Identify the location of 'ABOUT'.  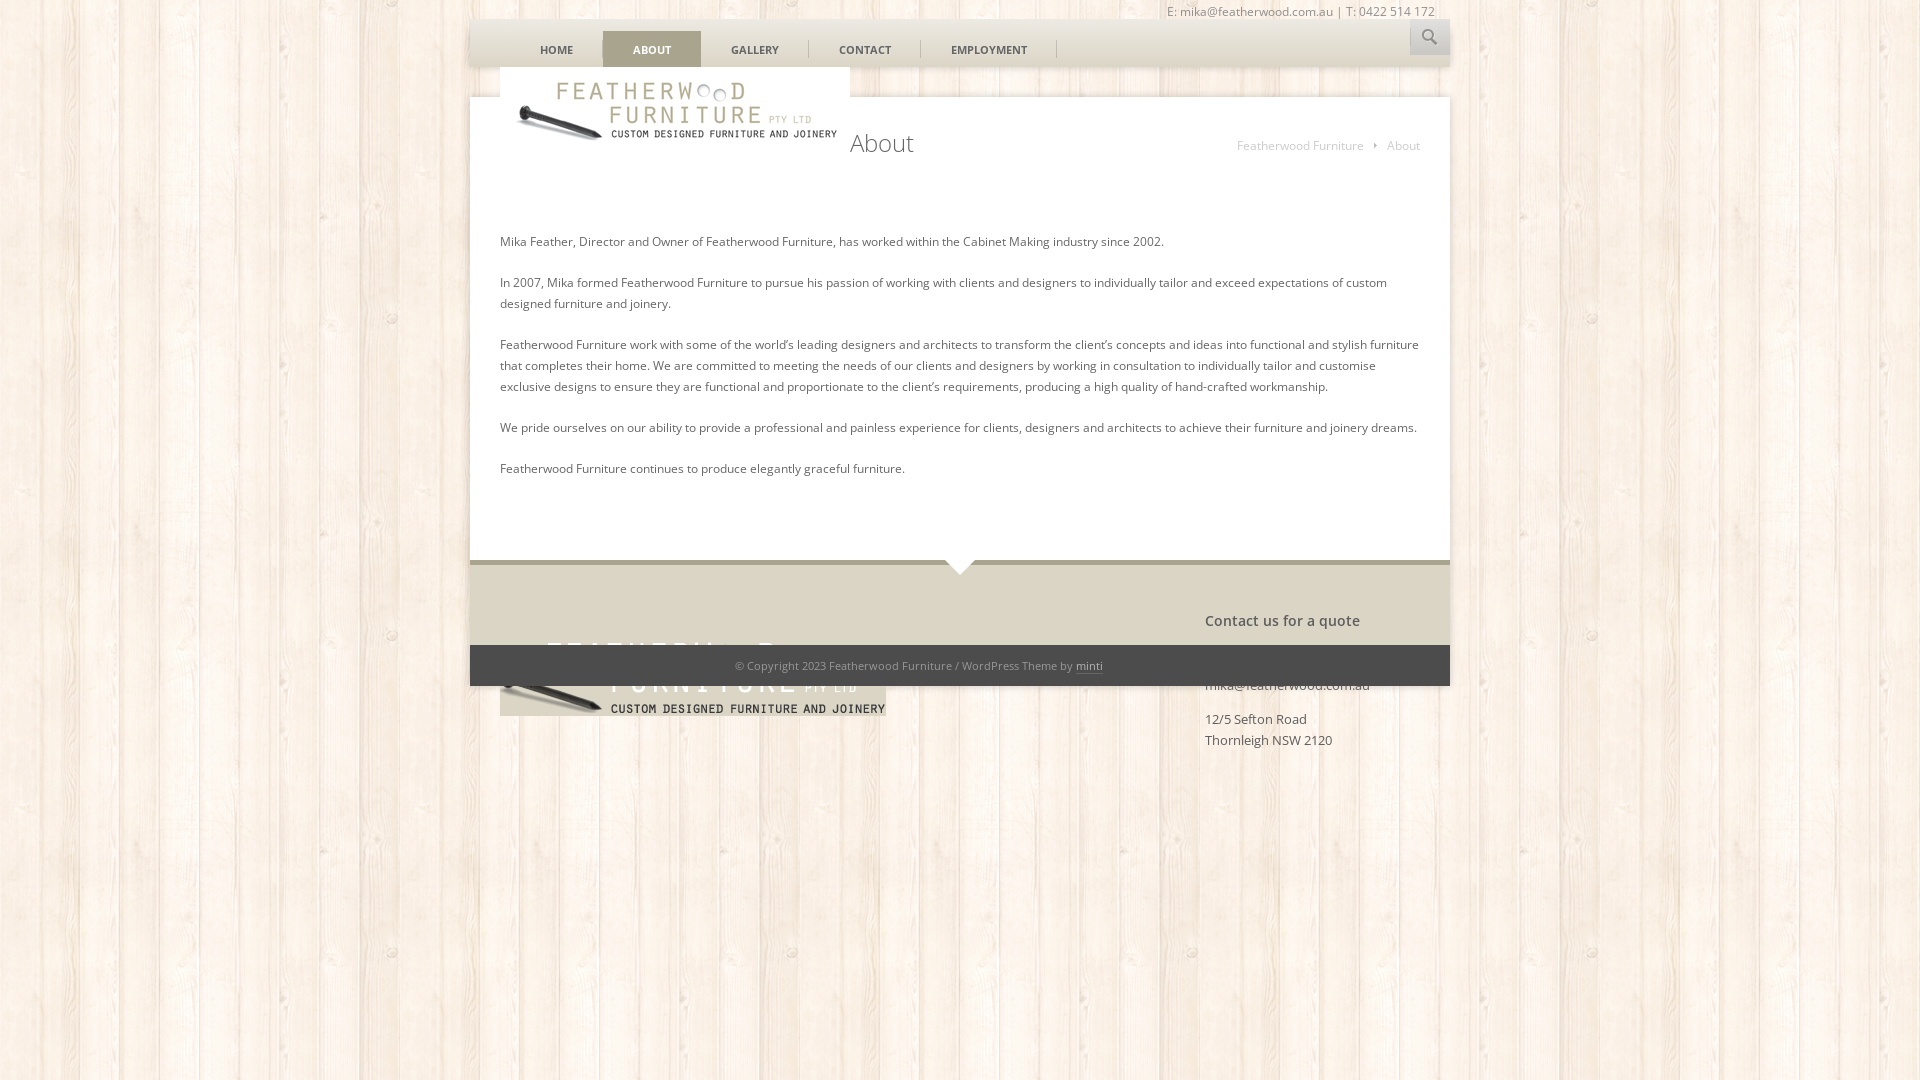
(652, 48).